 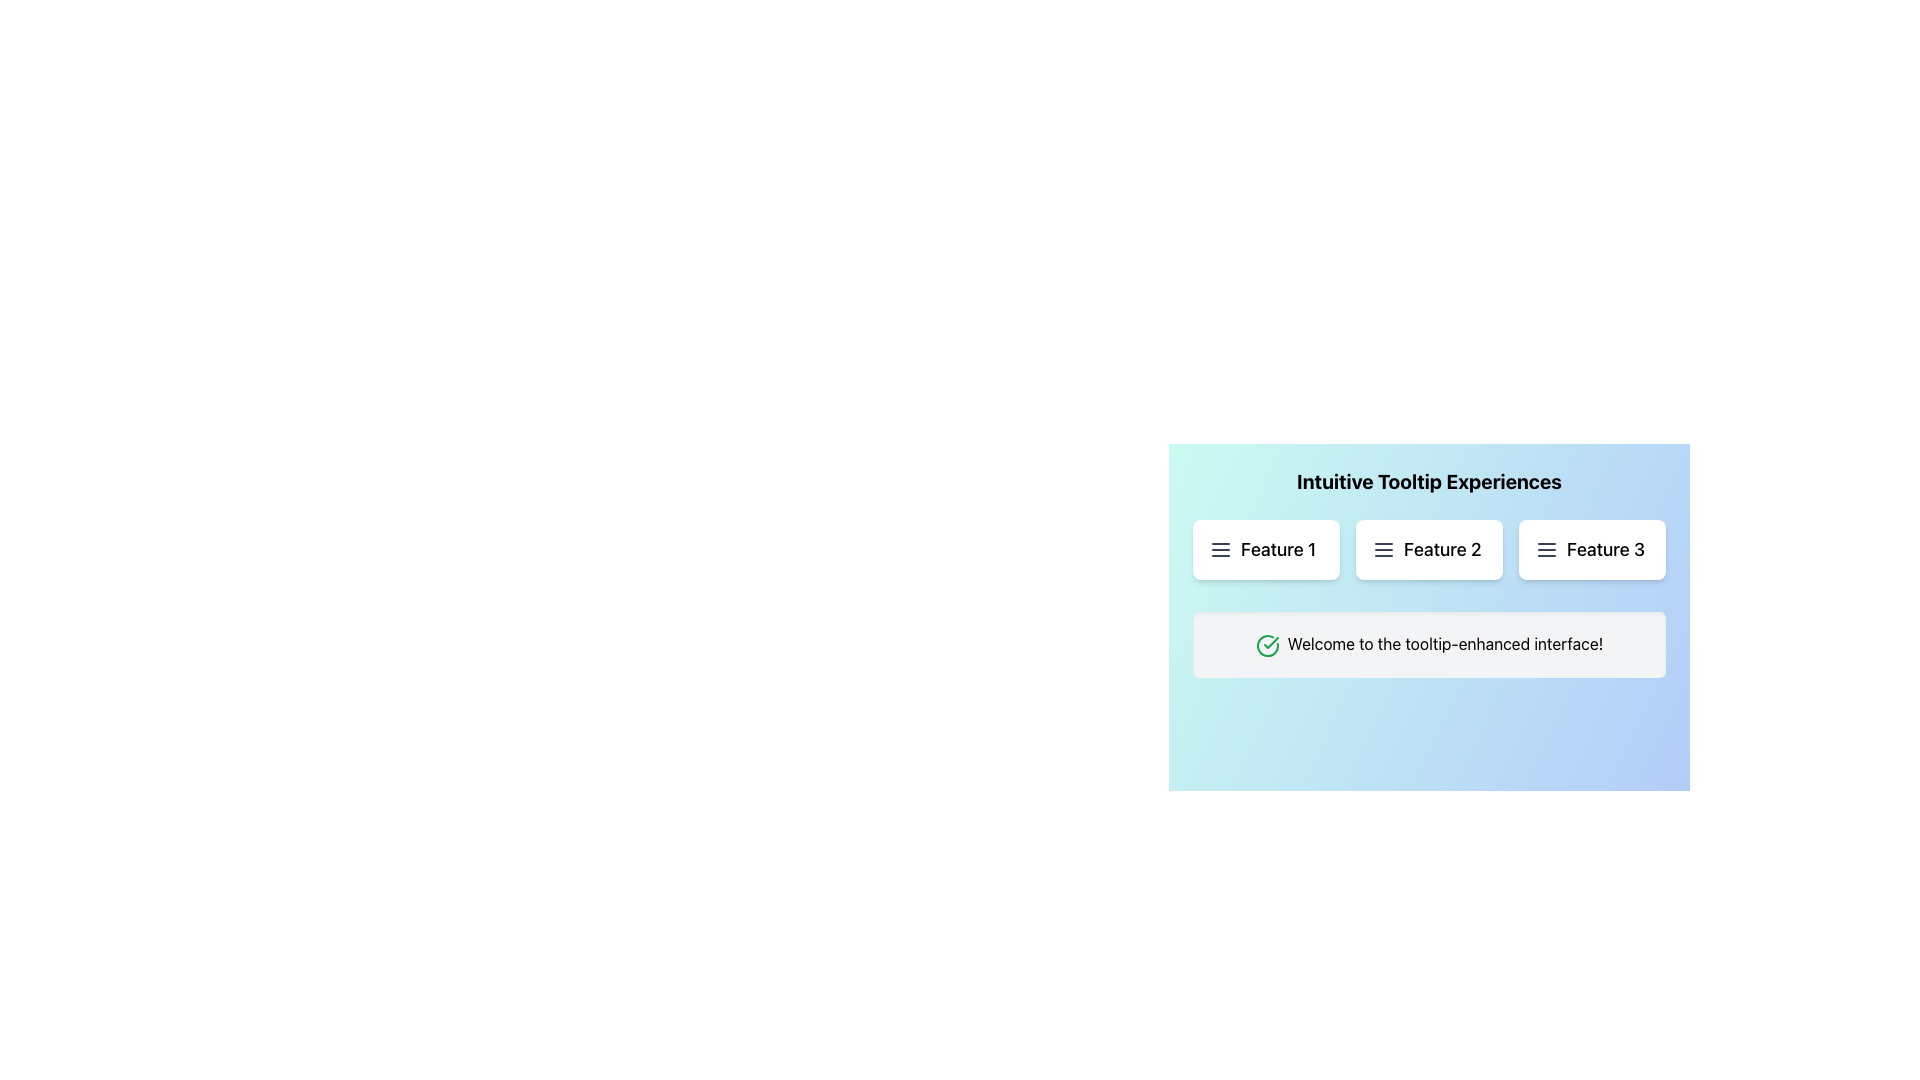 I want to click on the decorative confirmation icon located to the left of the message 'Welcome to the tooltip-enhanced interface!' in the bottom-center section of the interface, so click(x=1266, y=645).